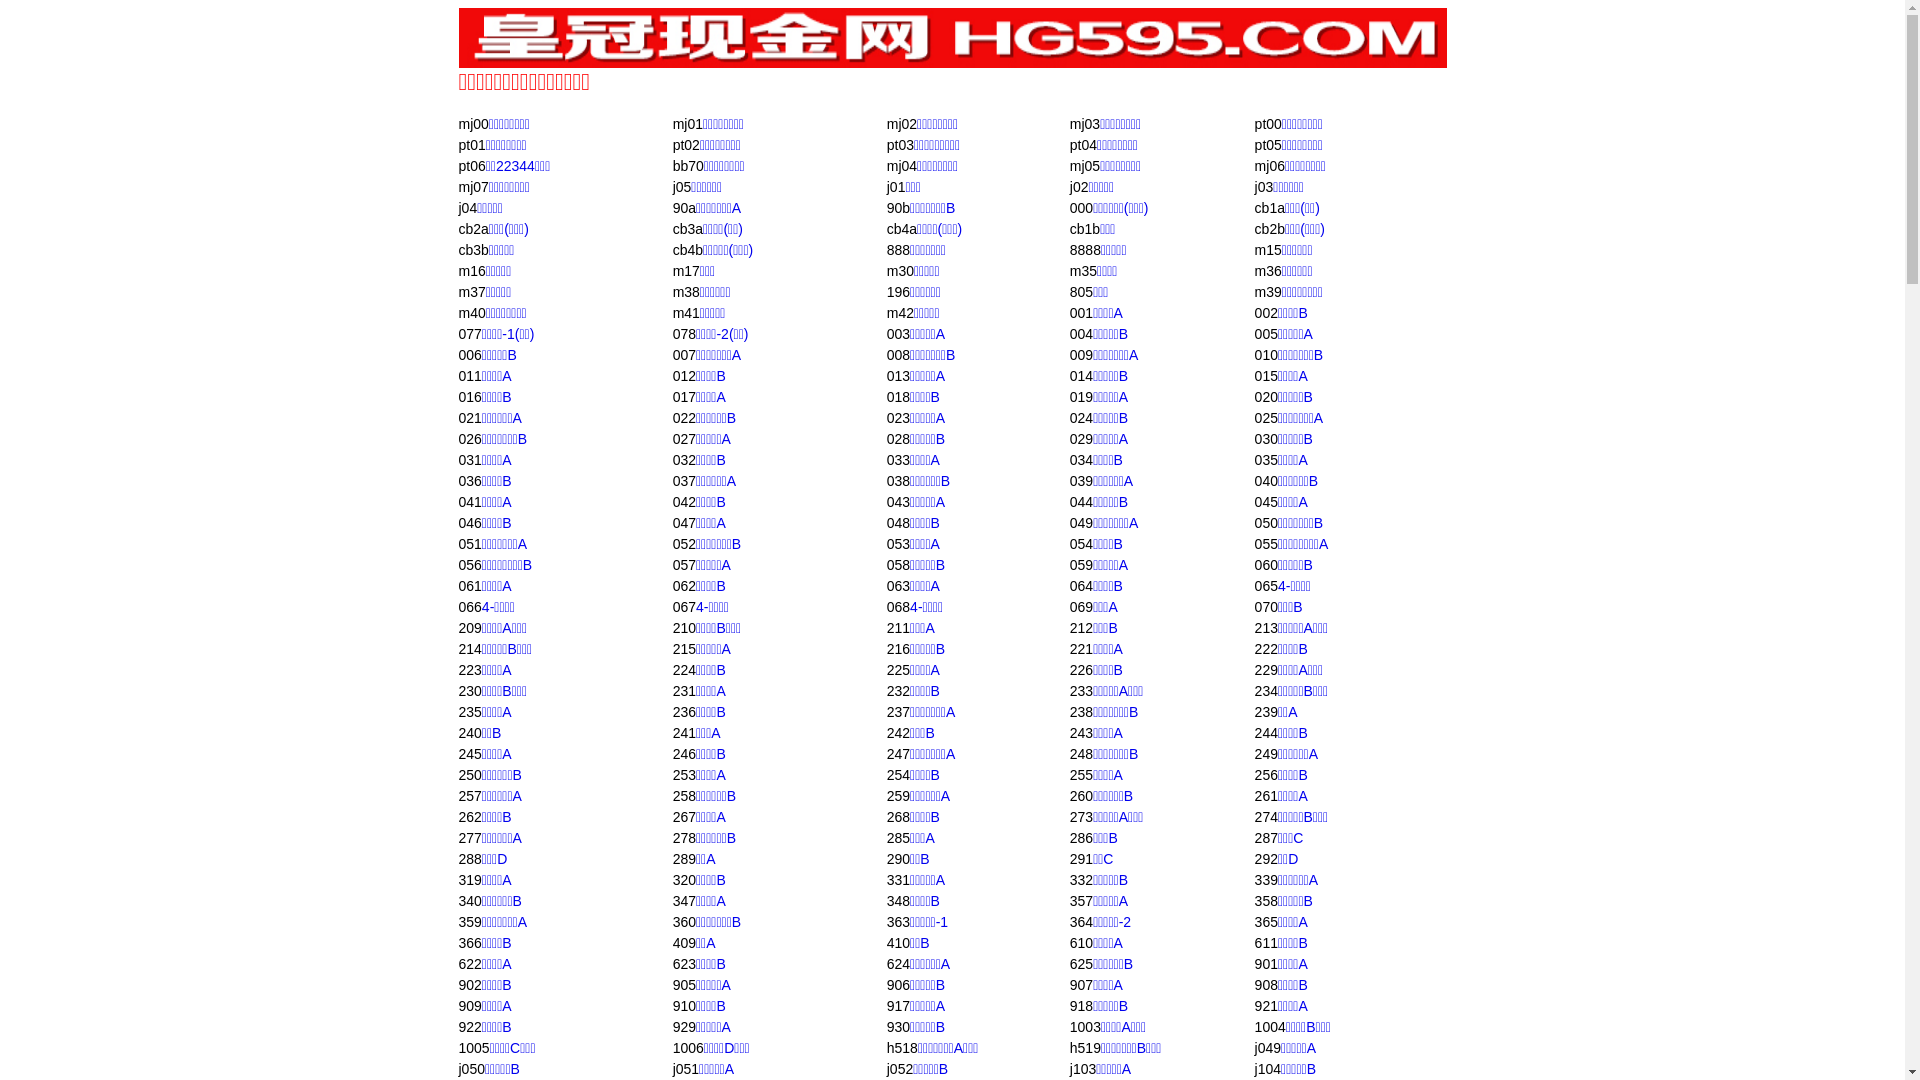 The image size is (1920, 1080). What do you see at coordinates (684, 901) in the screenshot?
I see `'347'` at bounding box center [684, 901].